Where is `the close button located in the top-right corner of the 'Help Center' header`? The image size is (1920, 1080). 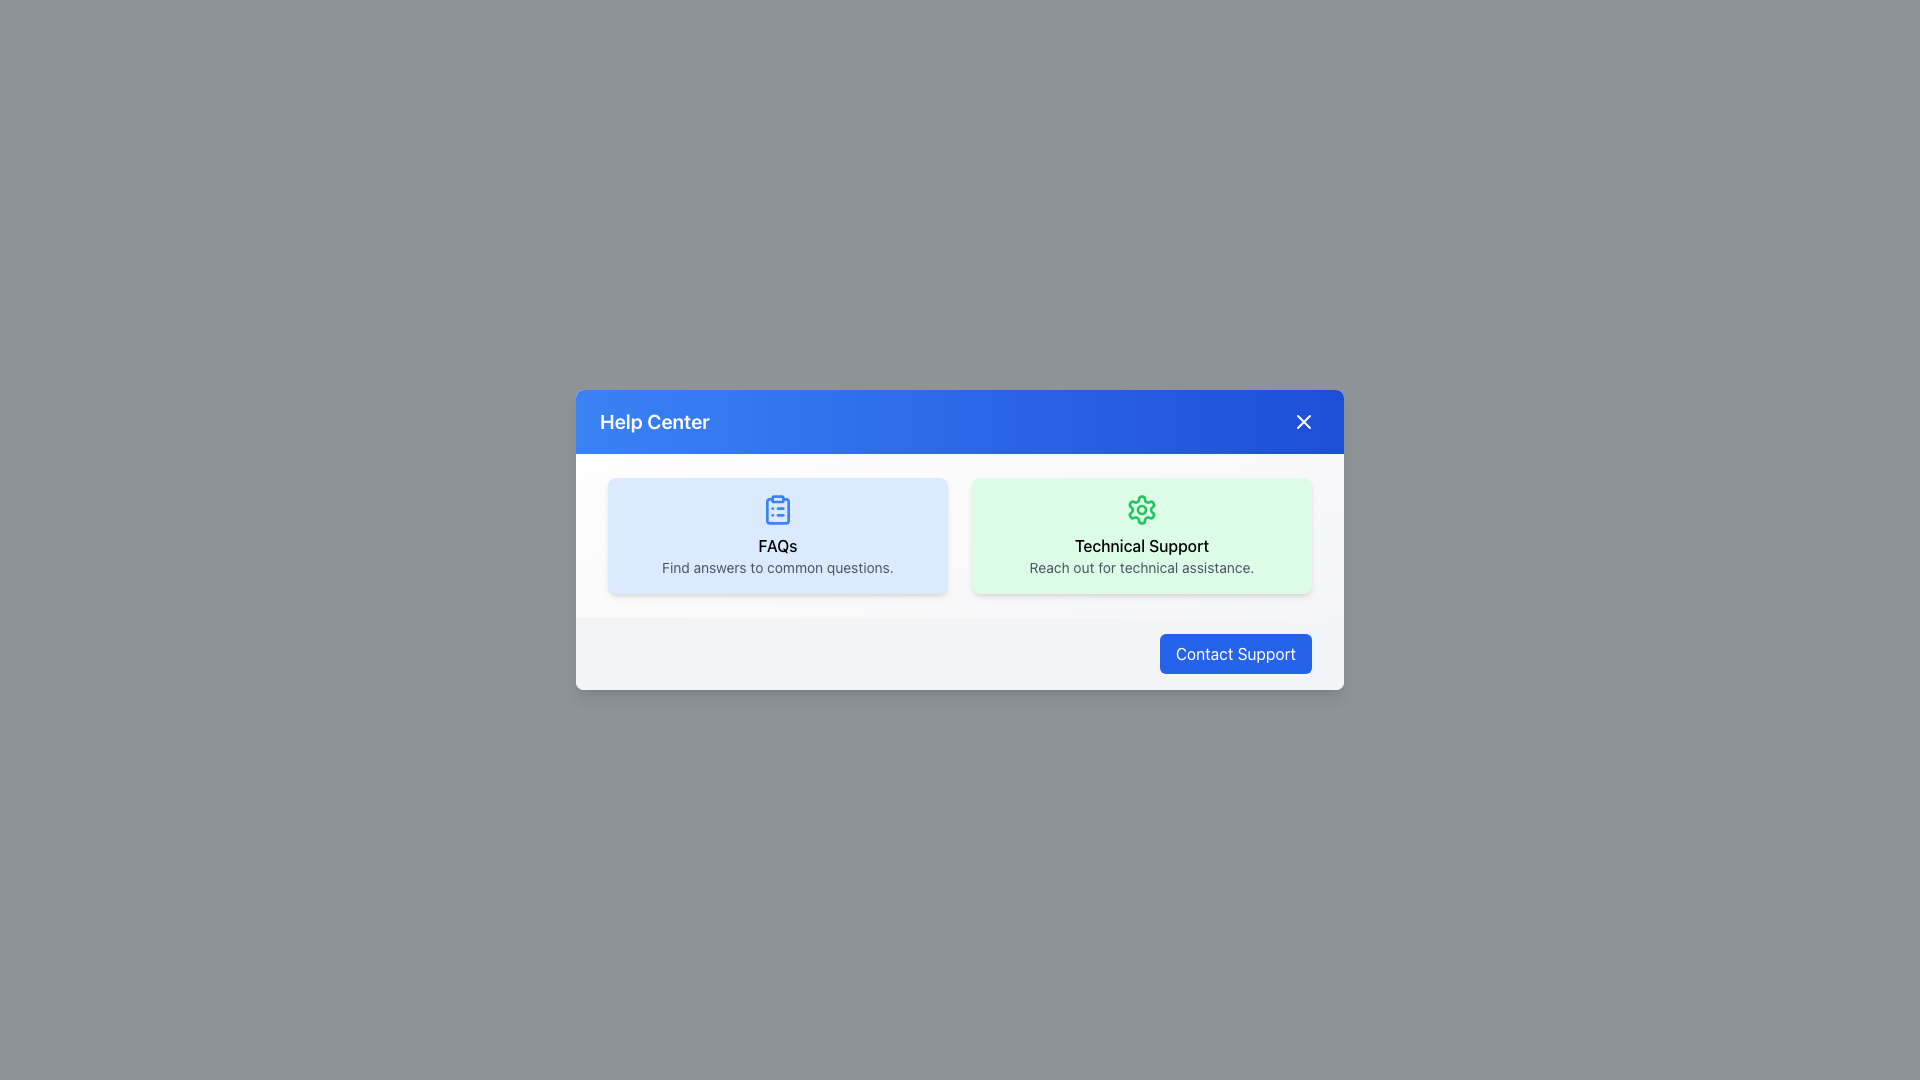 the close button located in the top-right corner of the 'Help Center' header is located at coordinates (1304, 420).